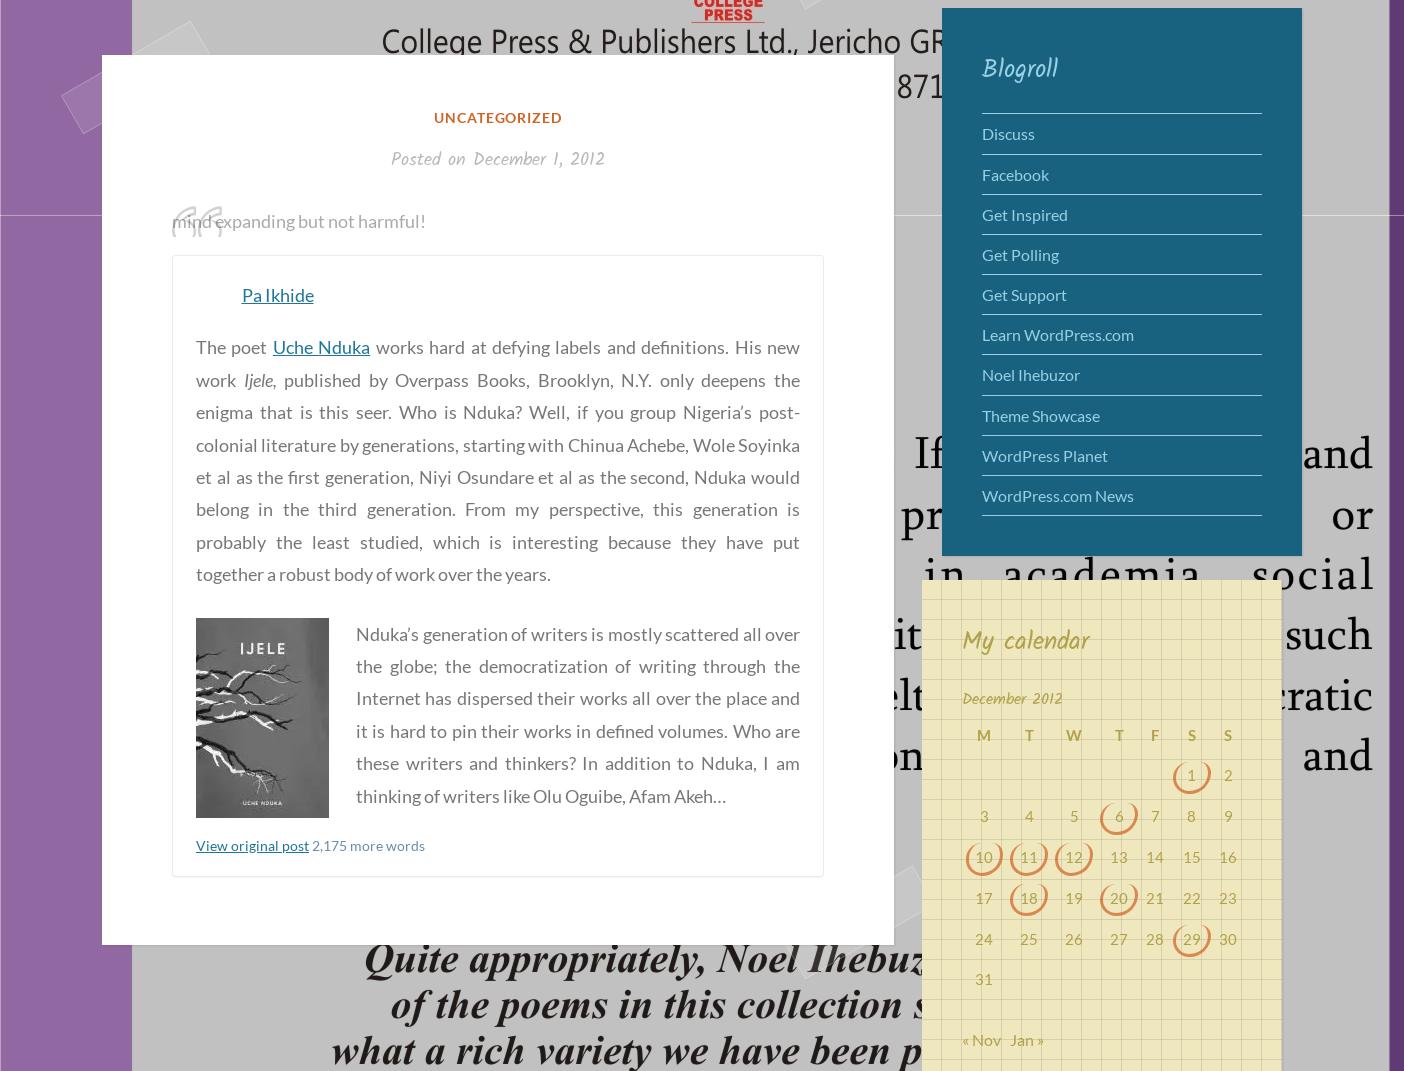  I want to click on '3', so click(983, 815).